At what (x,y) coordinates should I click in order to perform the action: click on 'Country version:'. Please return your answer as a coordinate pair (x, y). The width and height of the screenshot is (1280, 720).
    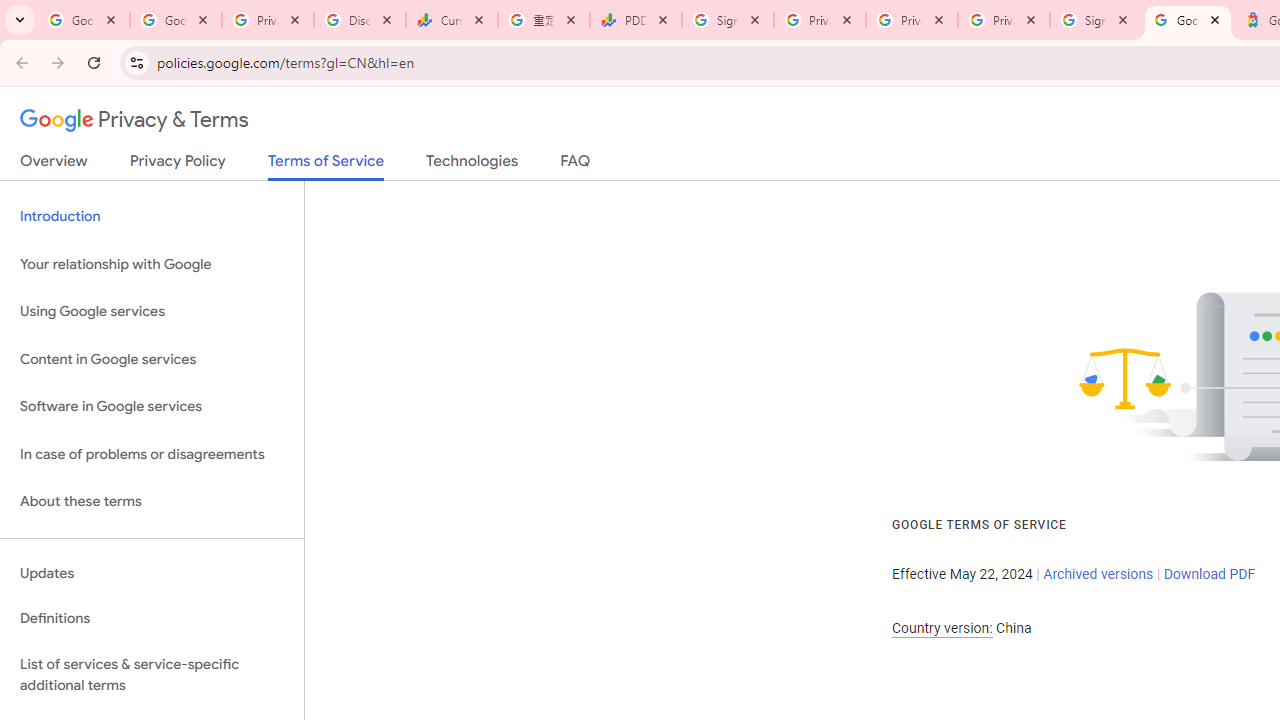
    Looking at the image, I should click on (941, 627).